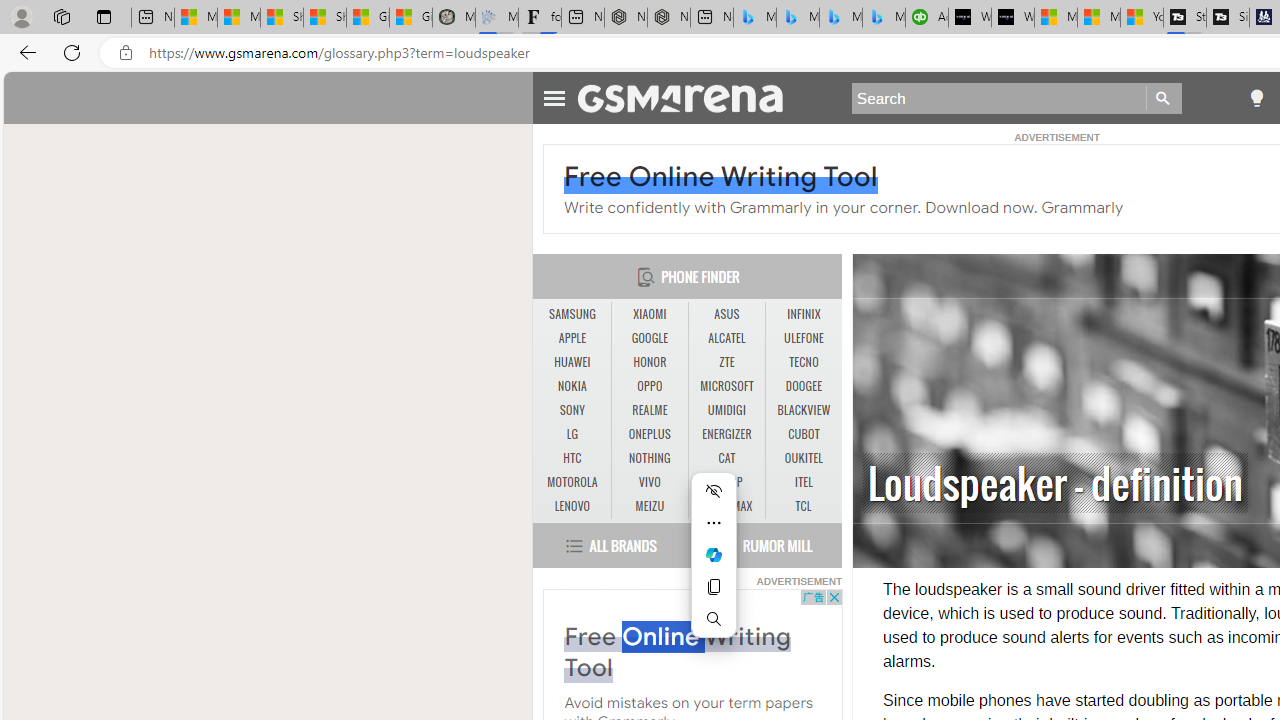 This screenshot has height=720, width=1280. I want to click on 'SHARP', so click(726, 483).